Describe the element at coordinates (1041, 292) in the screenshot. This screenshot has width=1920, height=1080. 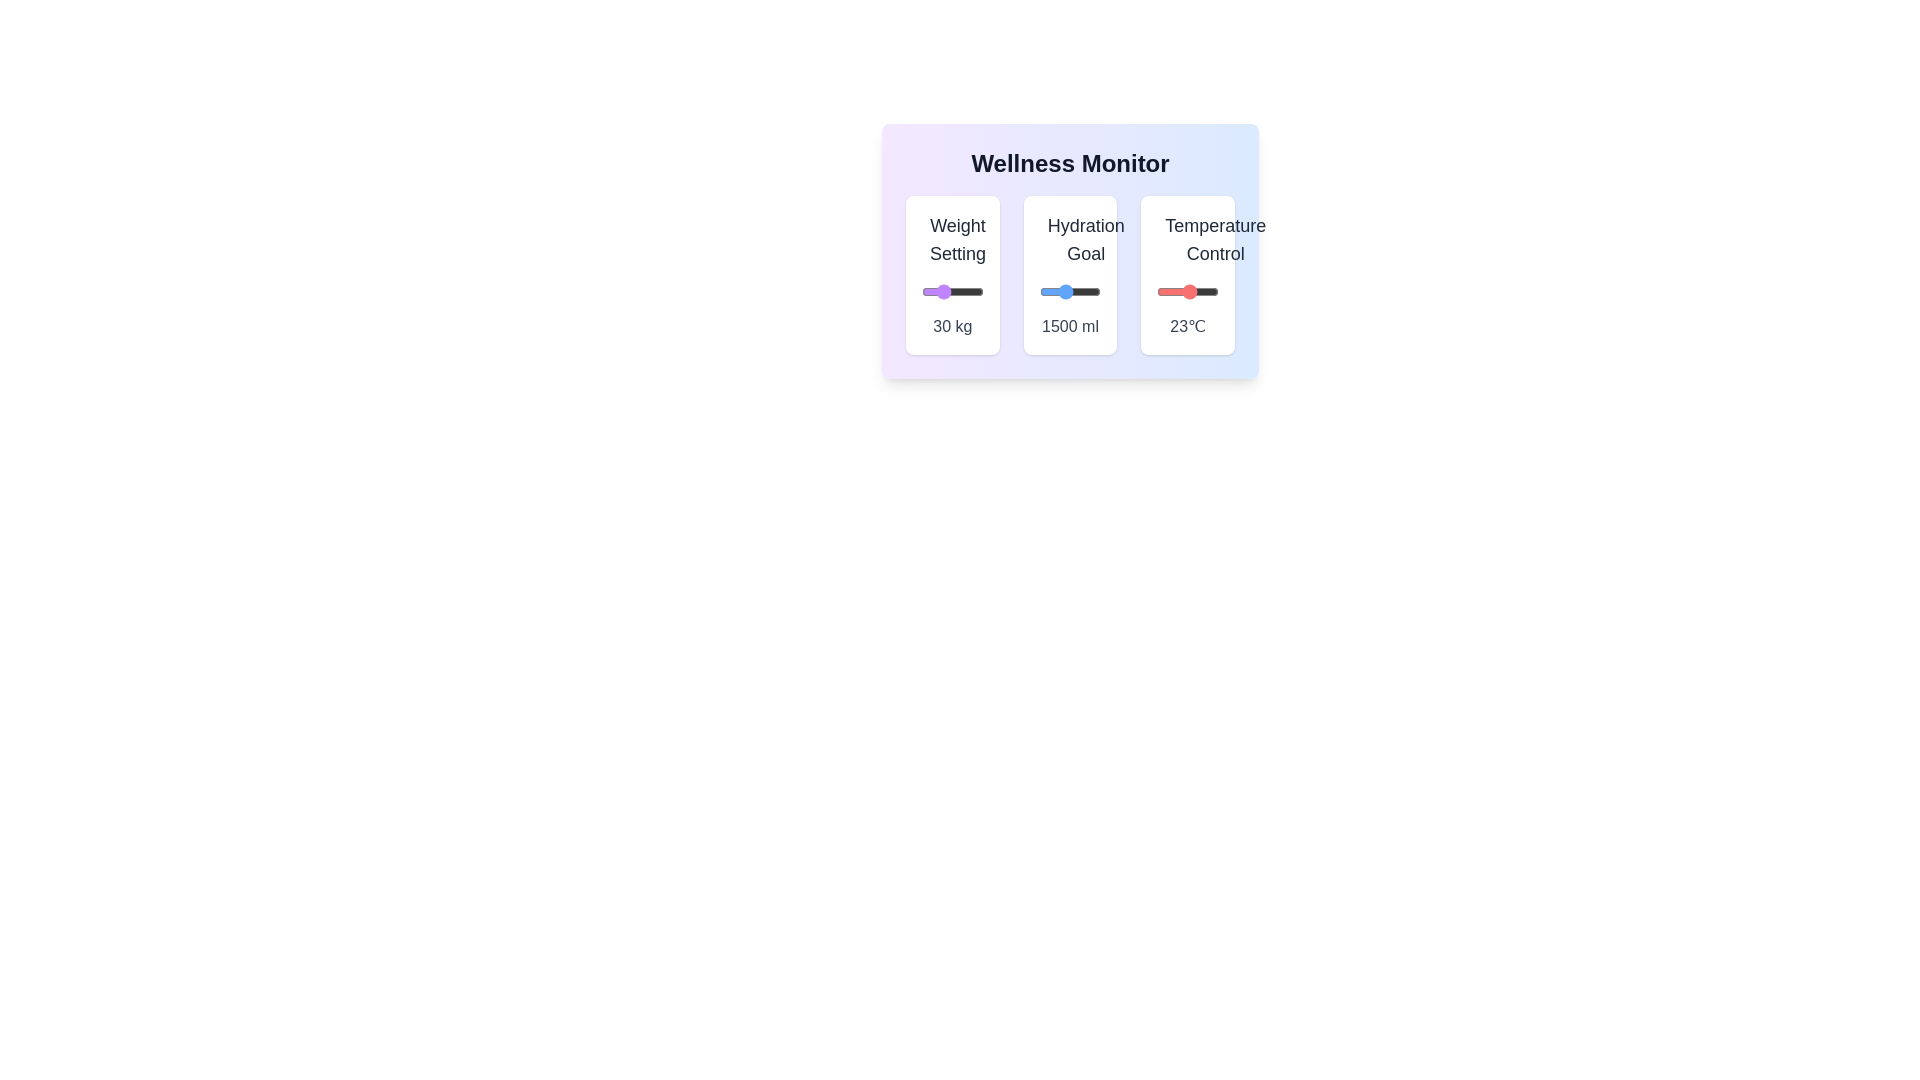
I see `hydration goal` at that location.